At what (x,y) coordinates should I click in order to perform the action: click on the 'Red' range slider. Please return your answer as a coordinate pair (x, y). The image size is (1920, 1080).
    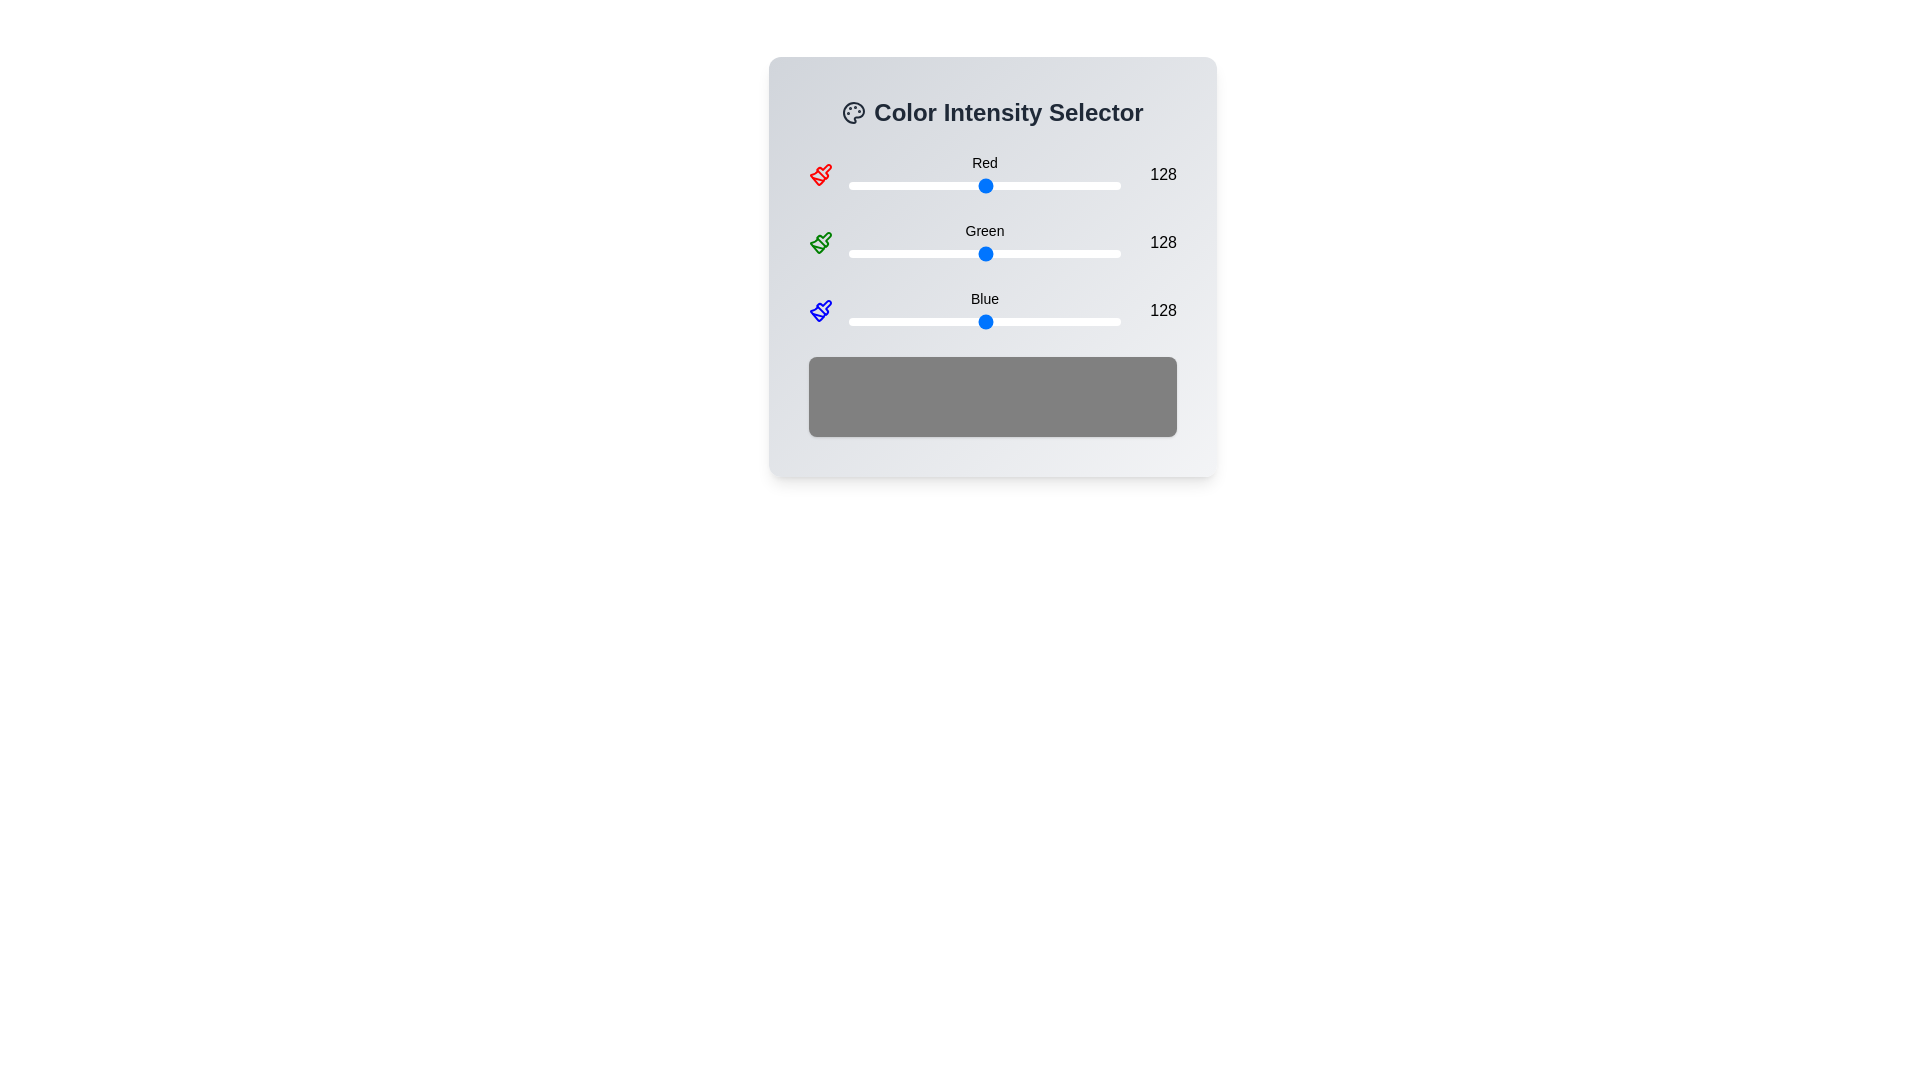
    Looking at the image, I should click on (993, 173).